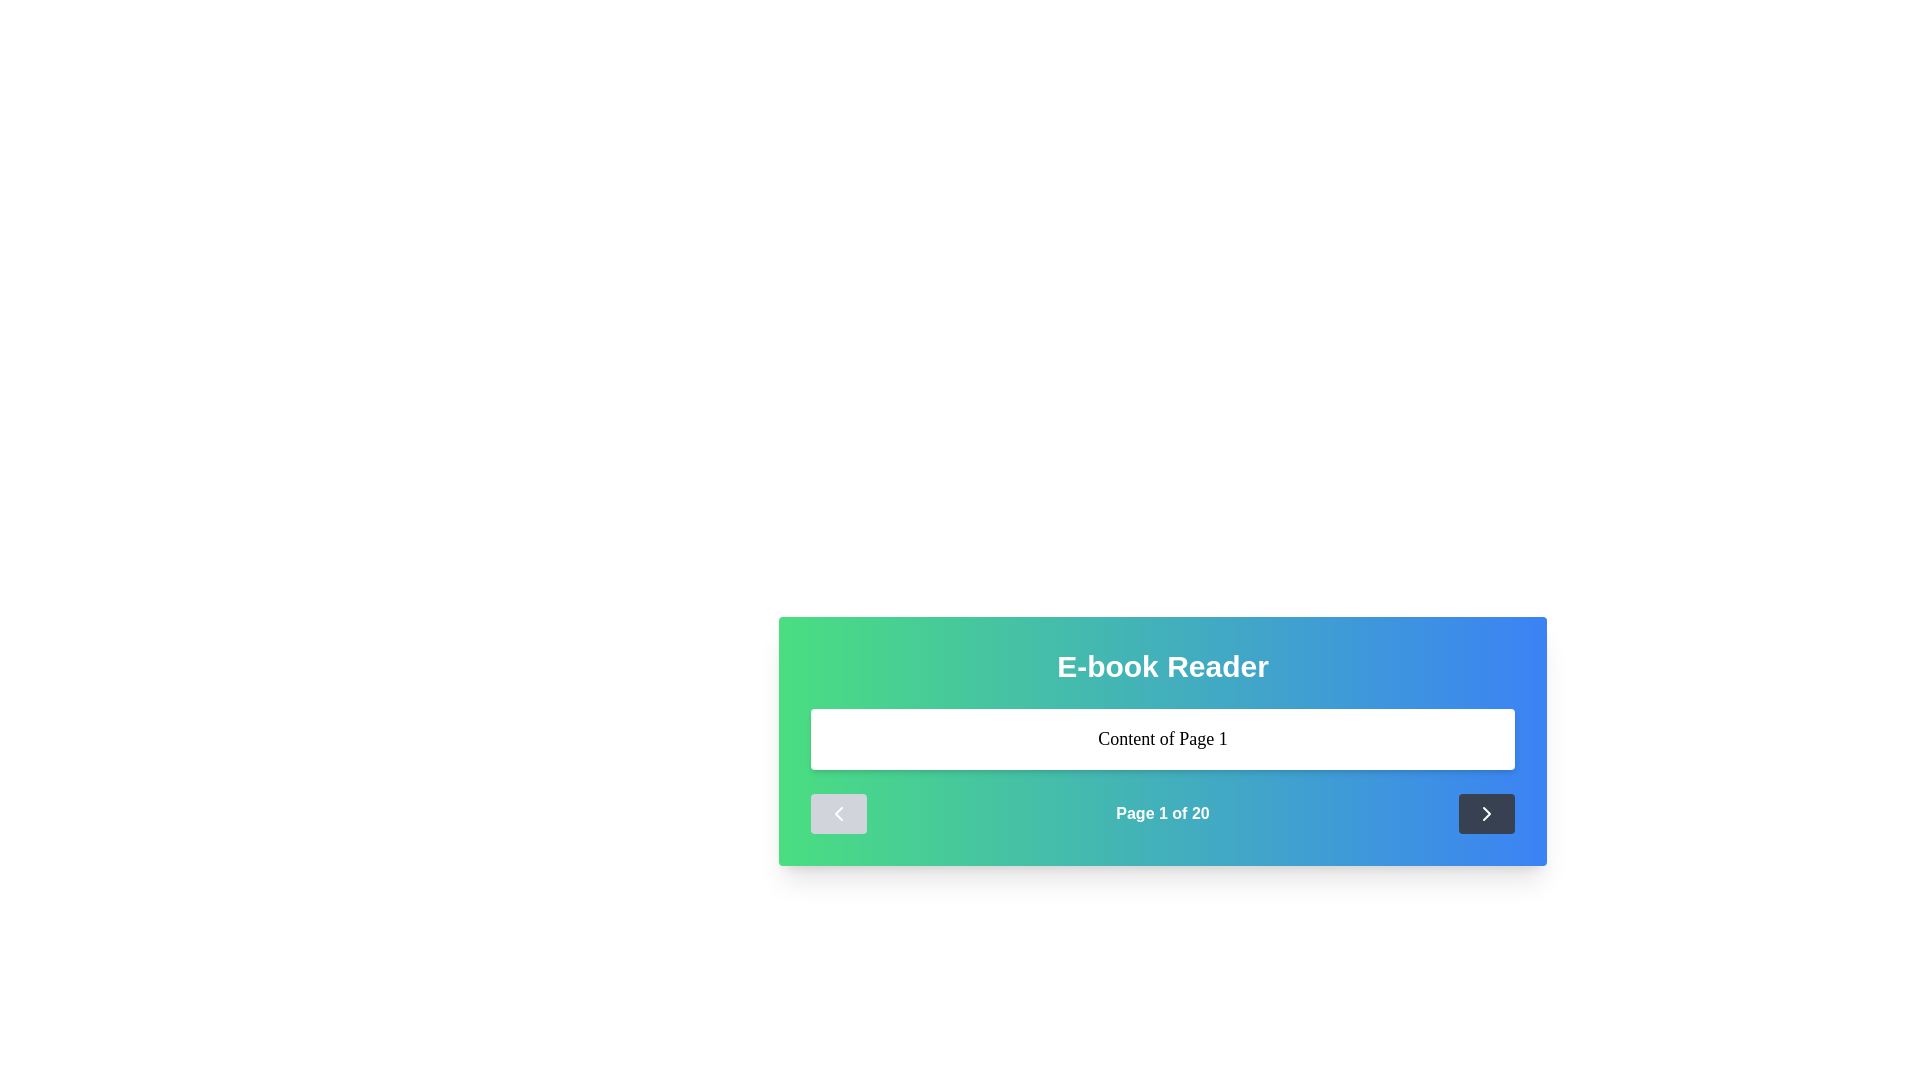 Image resolution: width=1920 pixels, height=1080 pixels. Describe the element at coordinates (1487, 814) in the screenshot. I see `the rectangular button with a dark-gray background and a white right-pointing chevron icon` at that location.